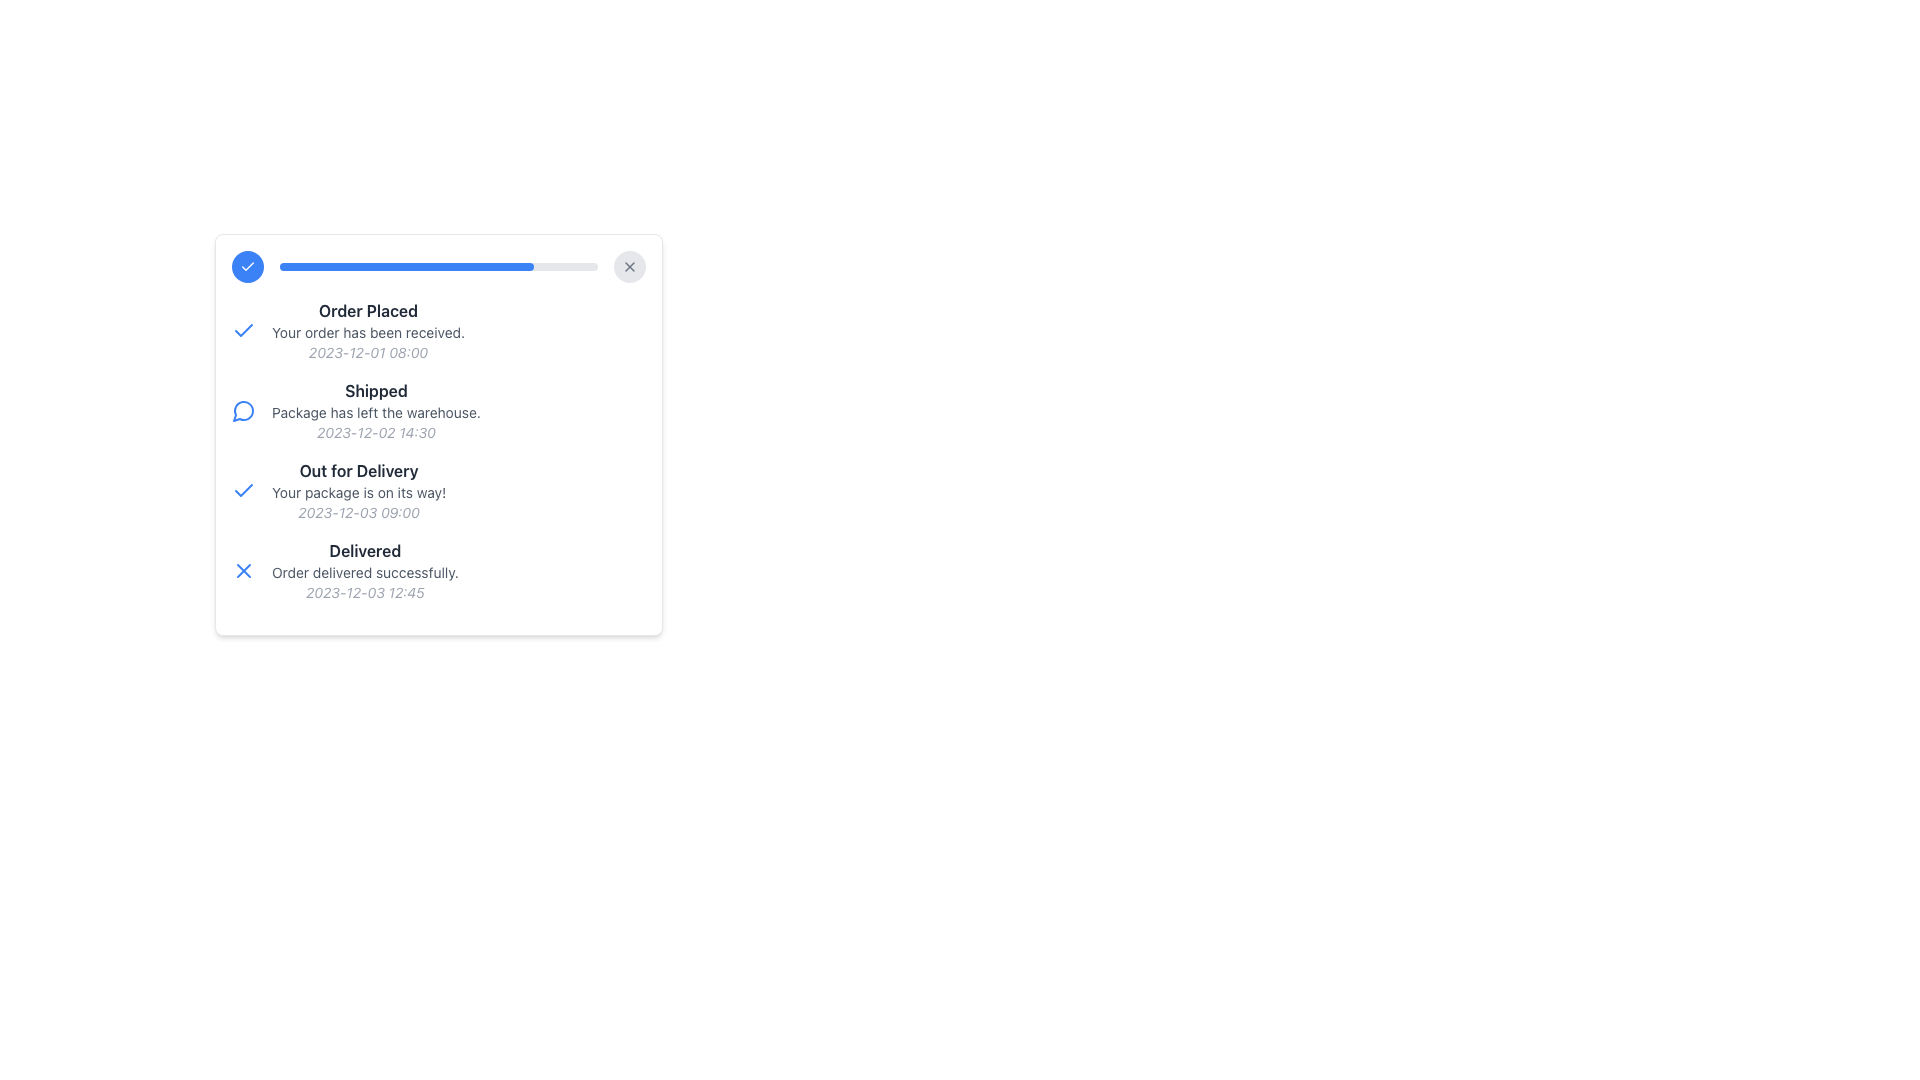  What do you see at coordinates (628, 265) in the screenshot?
I see `the close or cancel button located at the top-right edge of the status panel` at bounding box center [628, 265].